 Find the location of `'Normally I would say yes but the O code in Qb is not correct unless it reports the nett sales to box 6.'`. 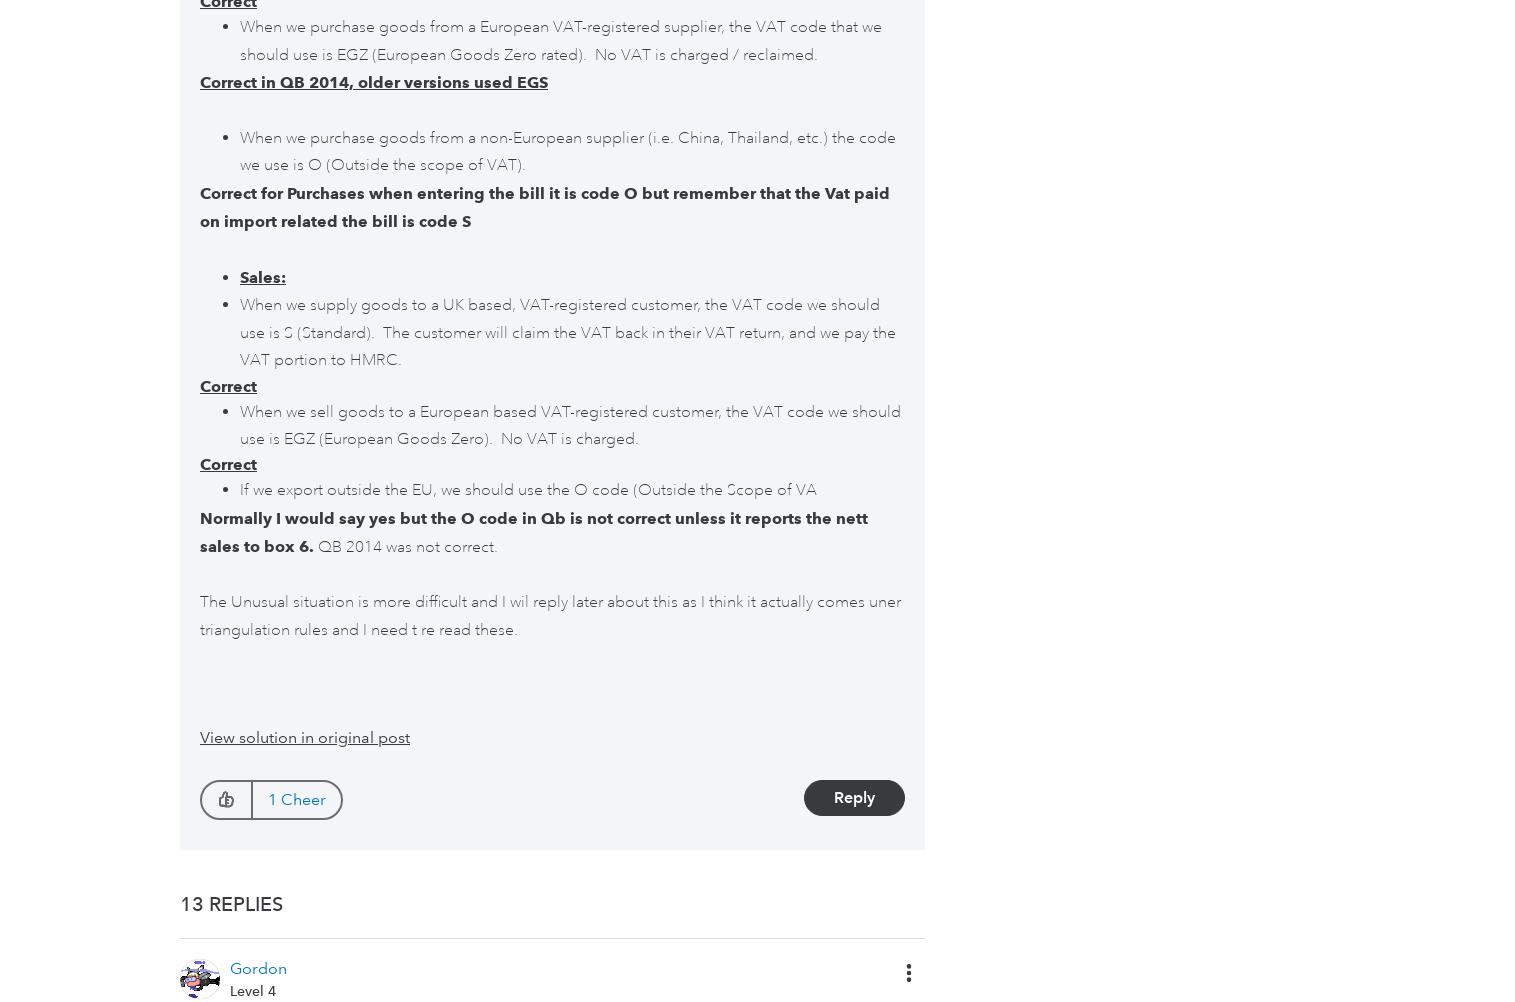

'Normally I would say yes but the O code in Qb is not correct unless it reports the nett sales to box 6.' is located at coordinates (533, 531).